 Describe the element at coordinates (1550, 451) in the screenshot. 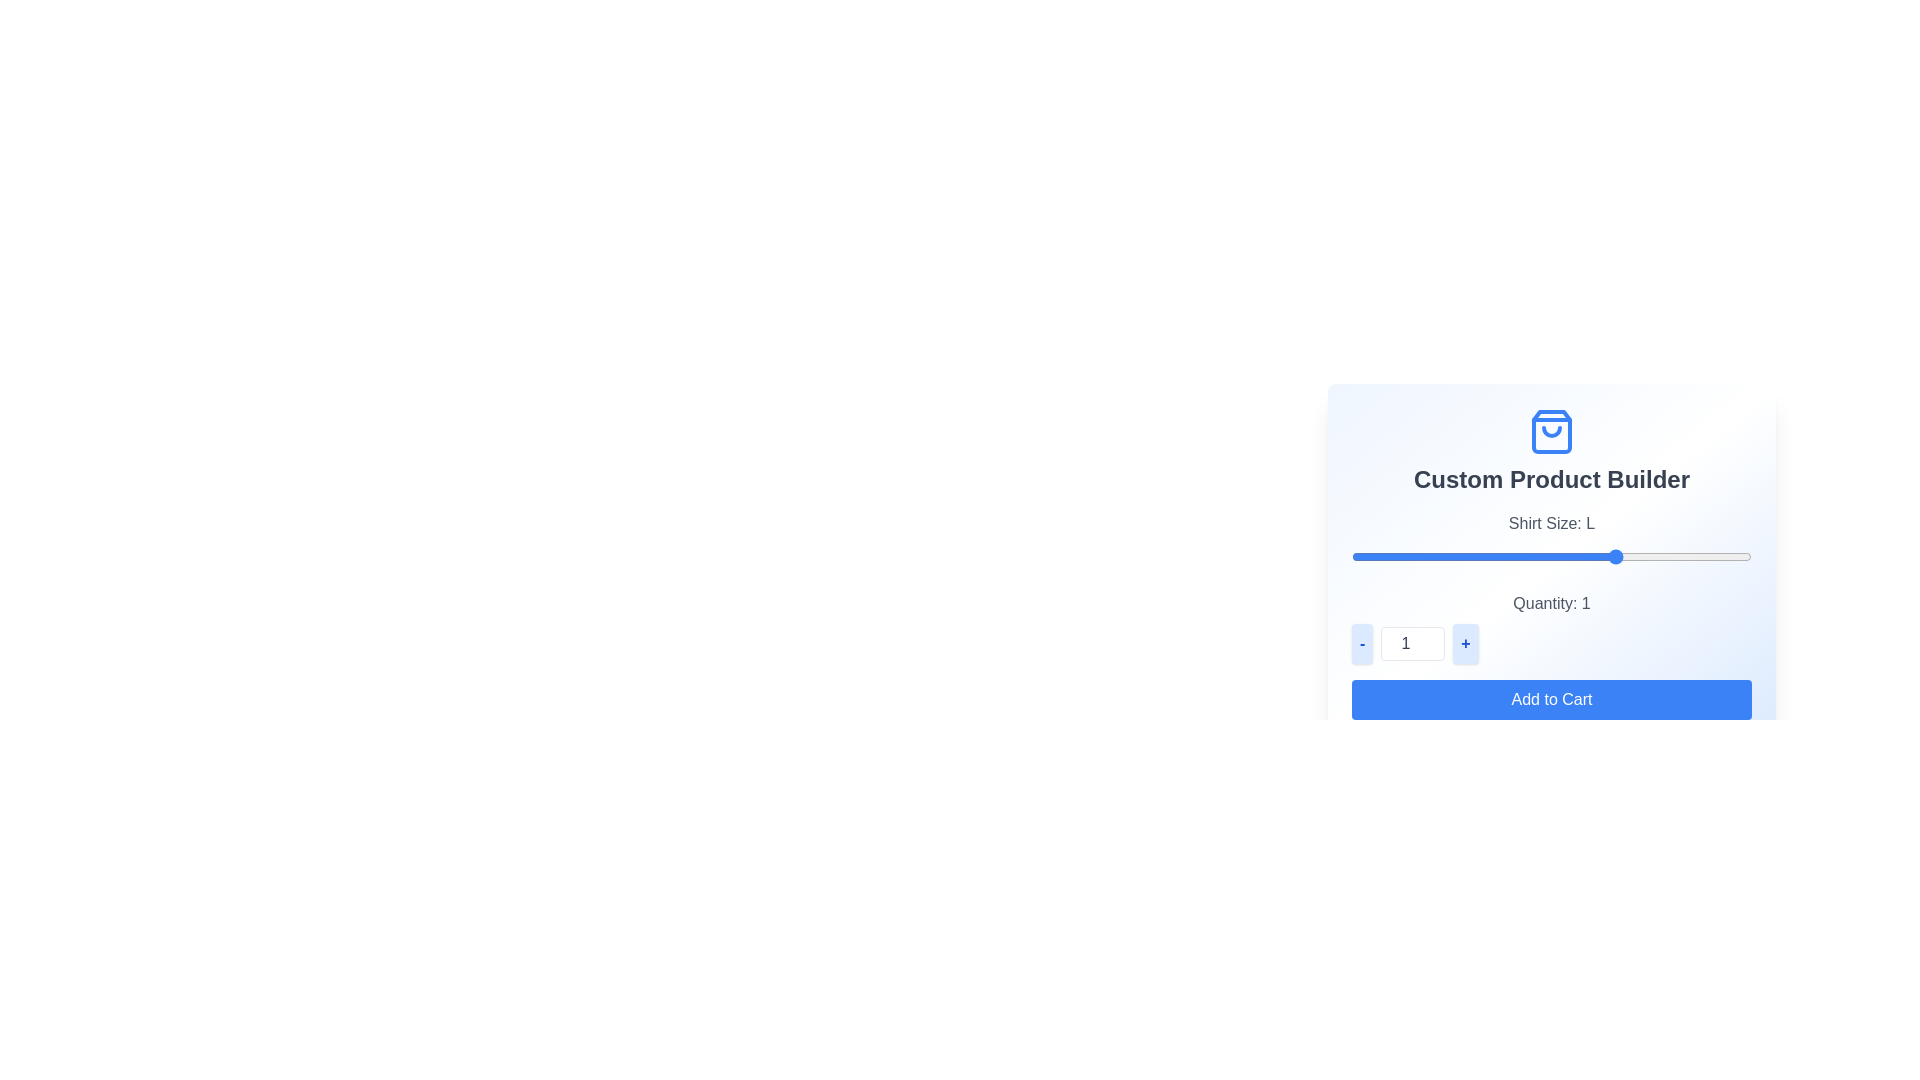

I see `the Header displaying 'Custom Product Builder' with a shopping bag icon above it` at that location.